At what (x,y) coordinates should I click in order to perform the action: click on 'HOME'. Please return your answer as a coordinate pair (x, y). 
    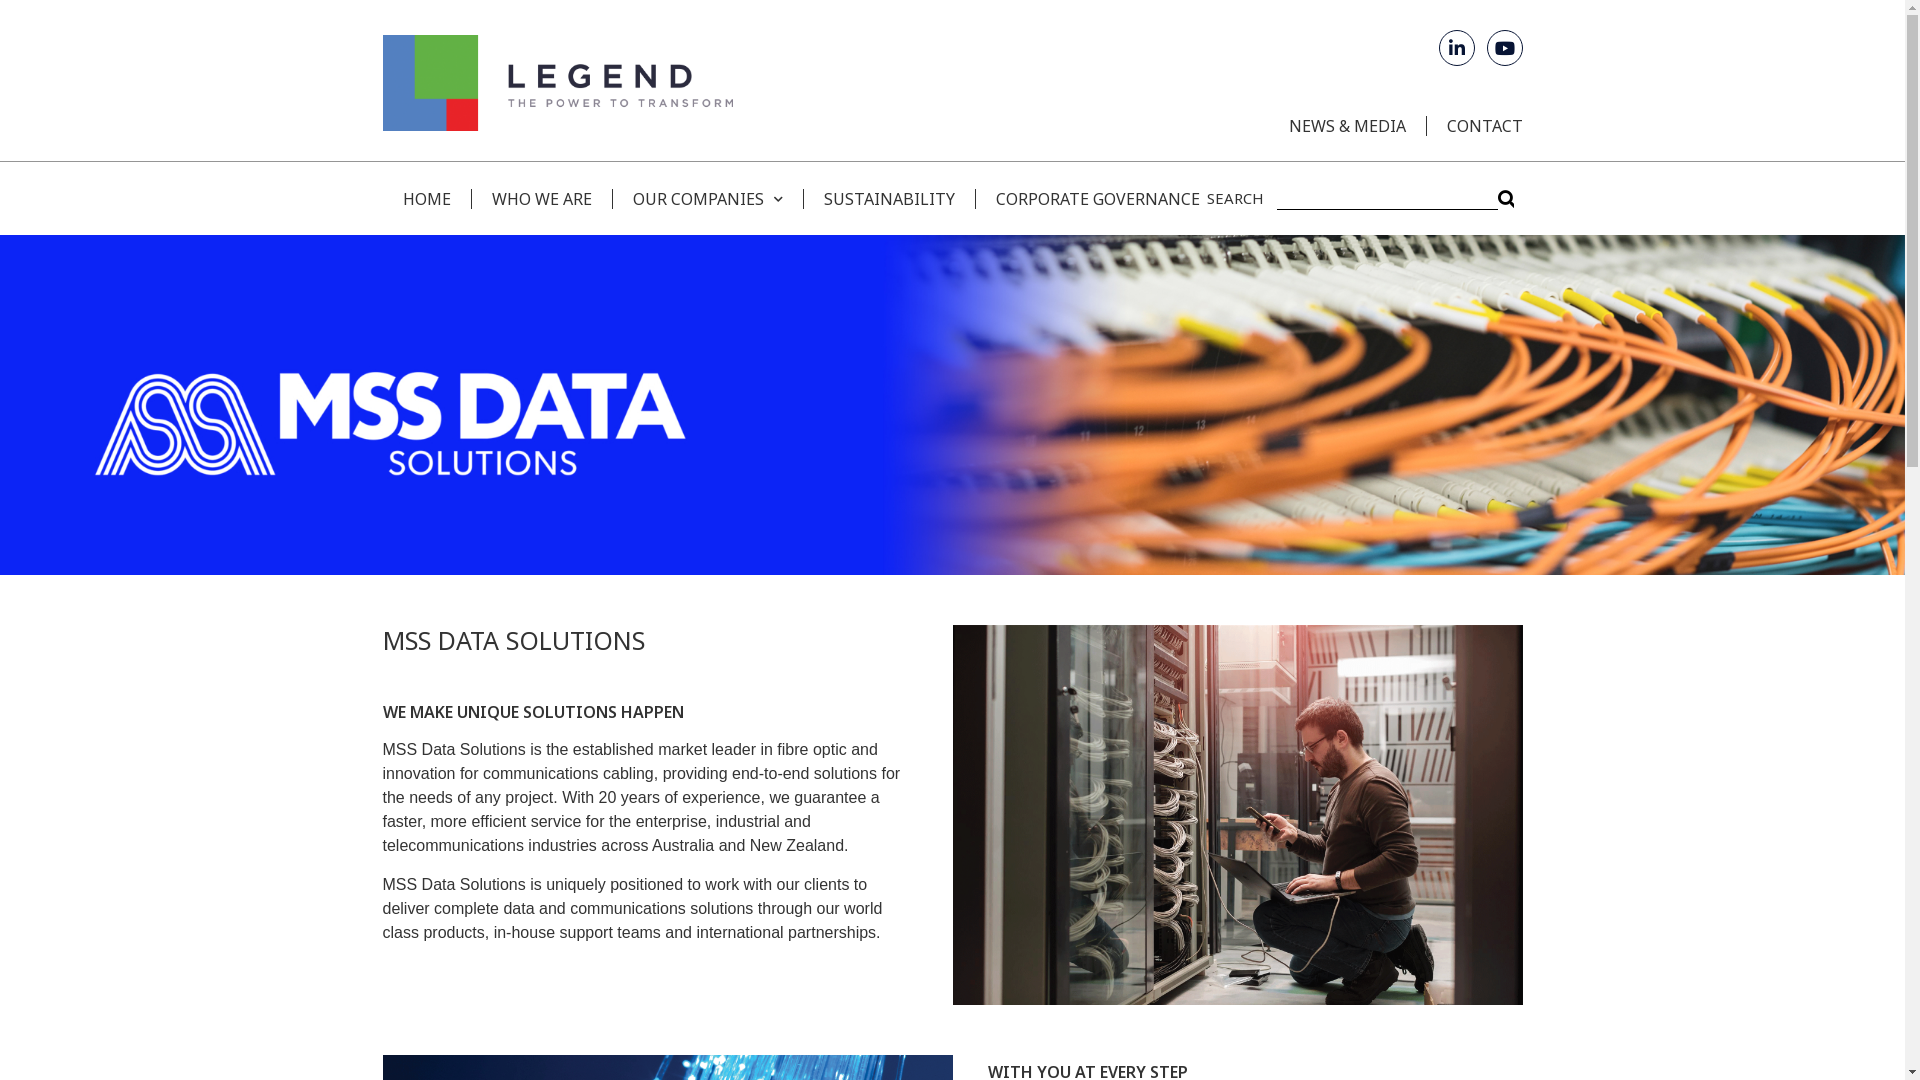
    Looking at the image, I should click on (425, 197).